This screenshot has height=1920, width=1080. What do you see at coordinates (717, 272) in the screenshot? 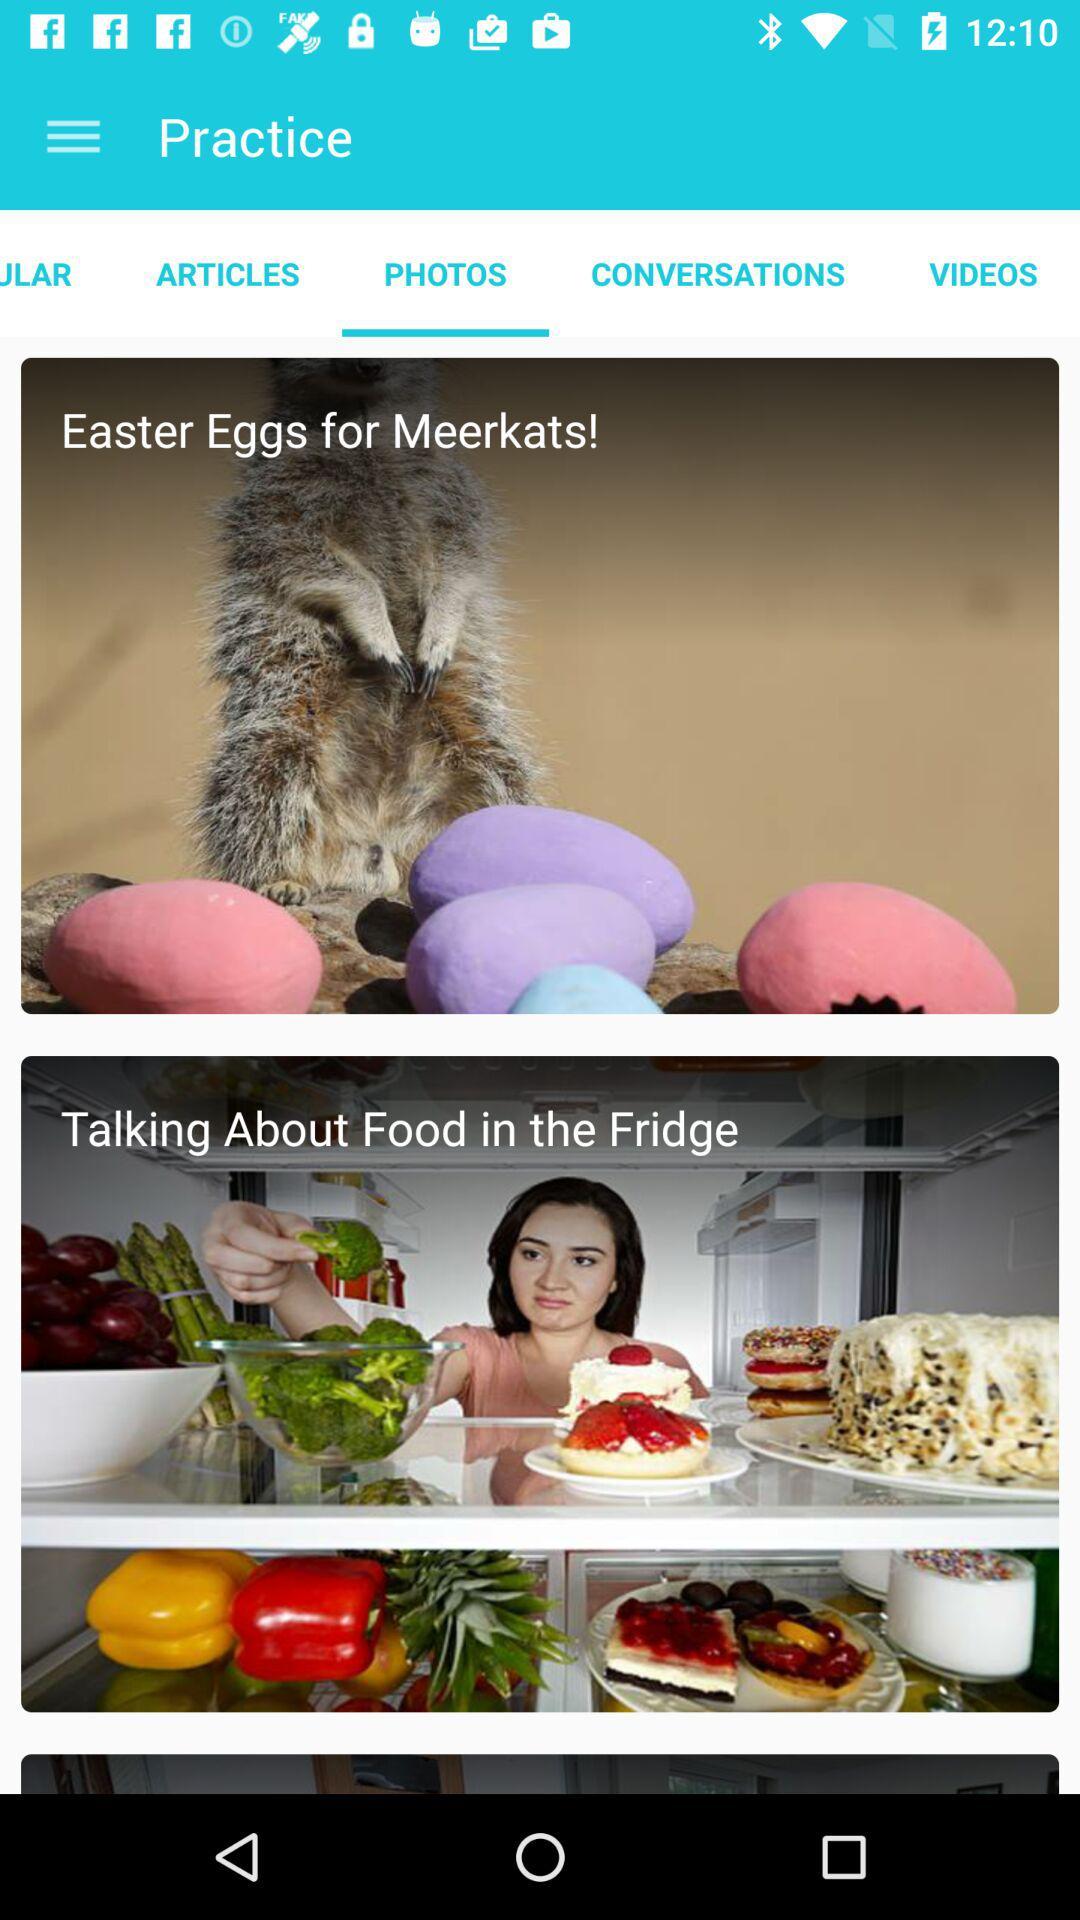
I see `item next to photos icon` at bounding box center [717, 272].